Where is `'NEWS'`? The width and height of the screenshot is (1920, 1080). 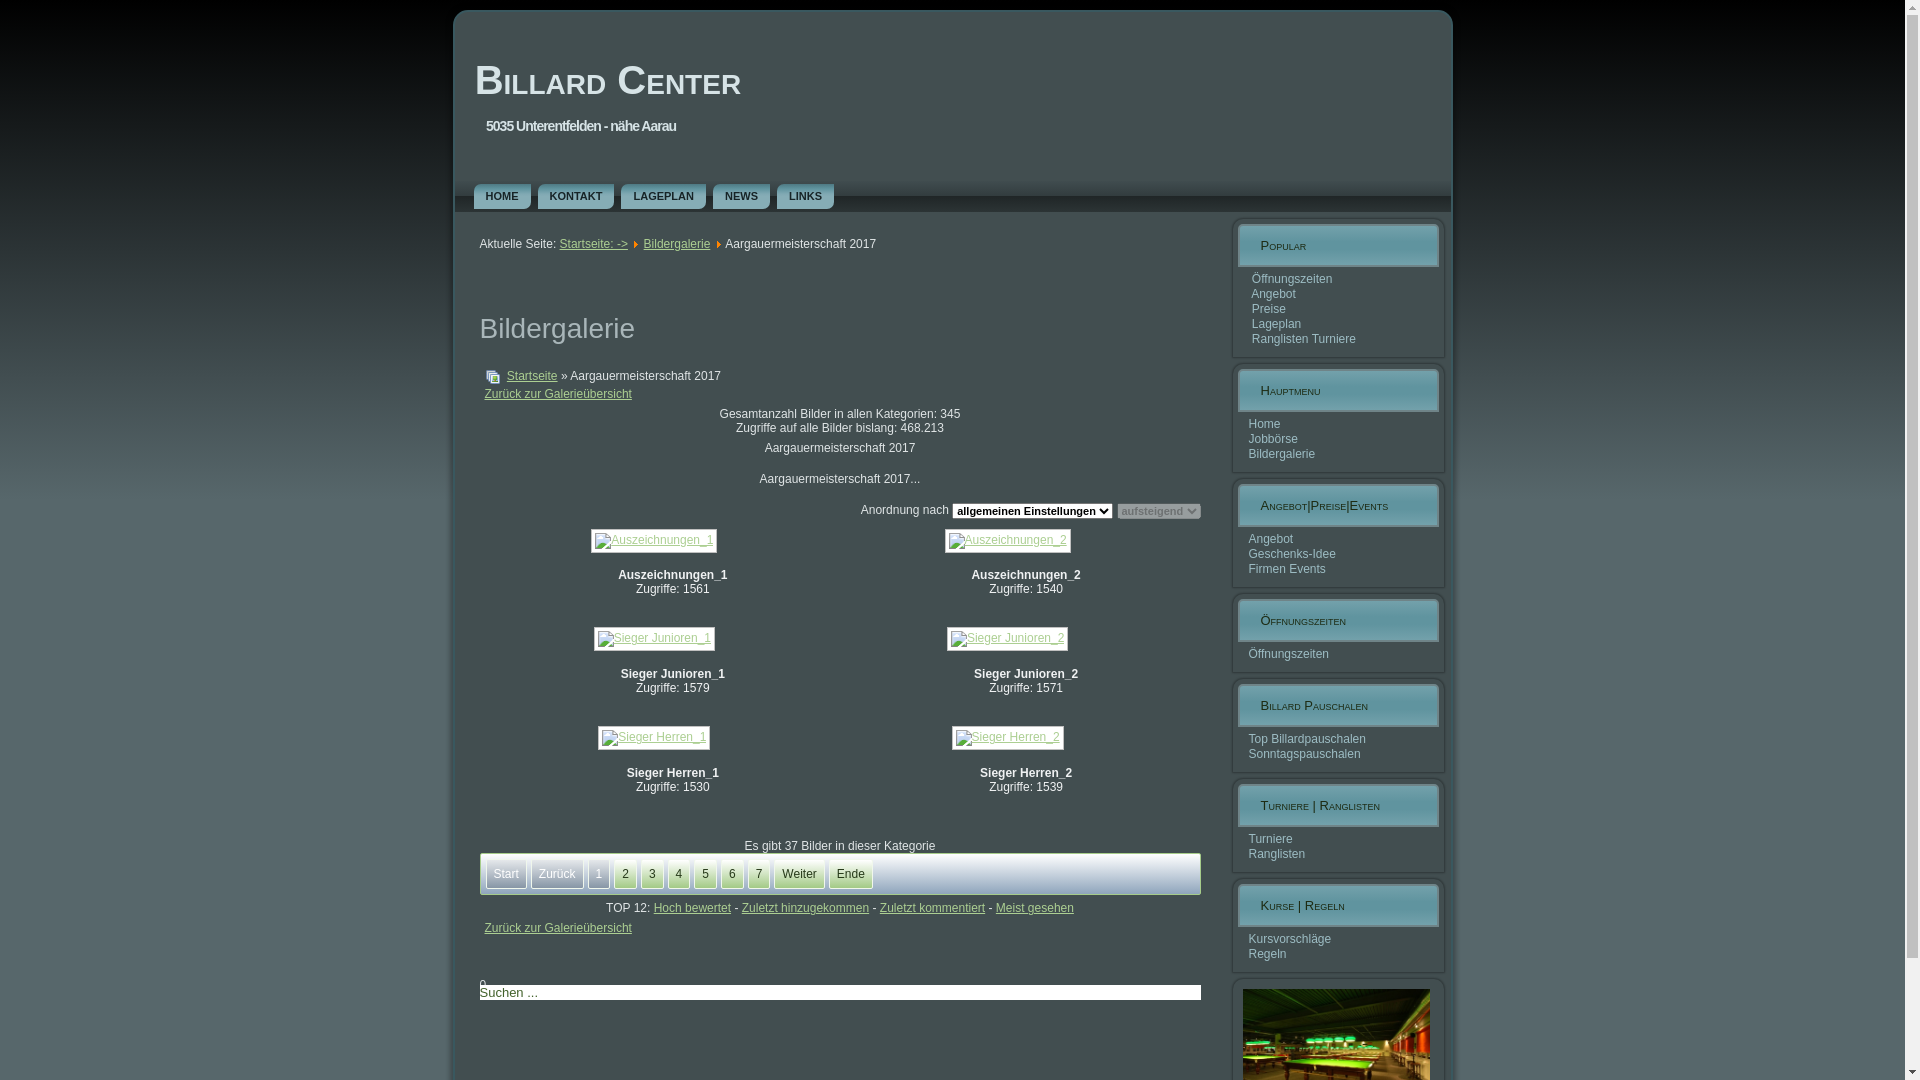 'NEWS' is located at coordinates (713, 196).